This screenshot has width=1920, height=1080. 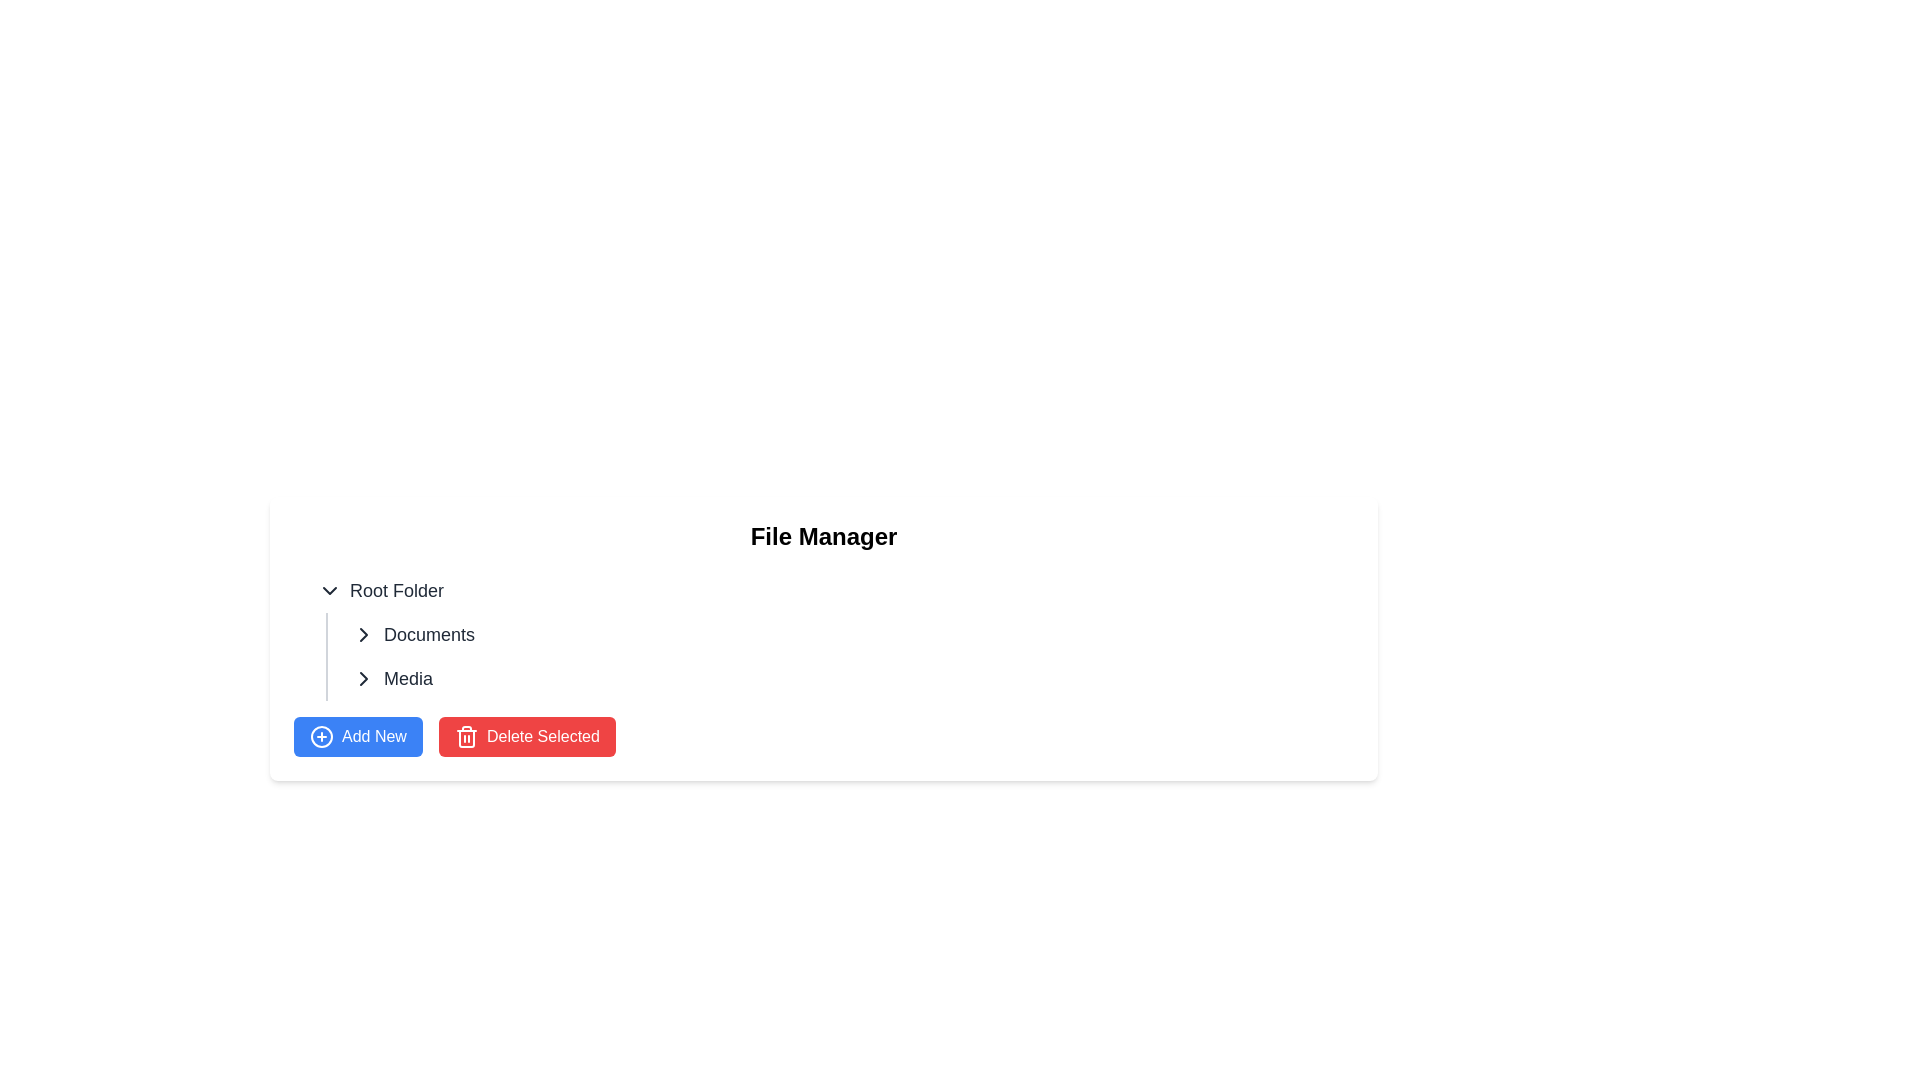 What do you see at coordinates (407, 677) in the screenshot?
I see `the 'Media' static text label` at bounding box center [407, 677].